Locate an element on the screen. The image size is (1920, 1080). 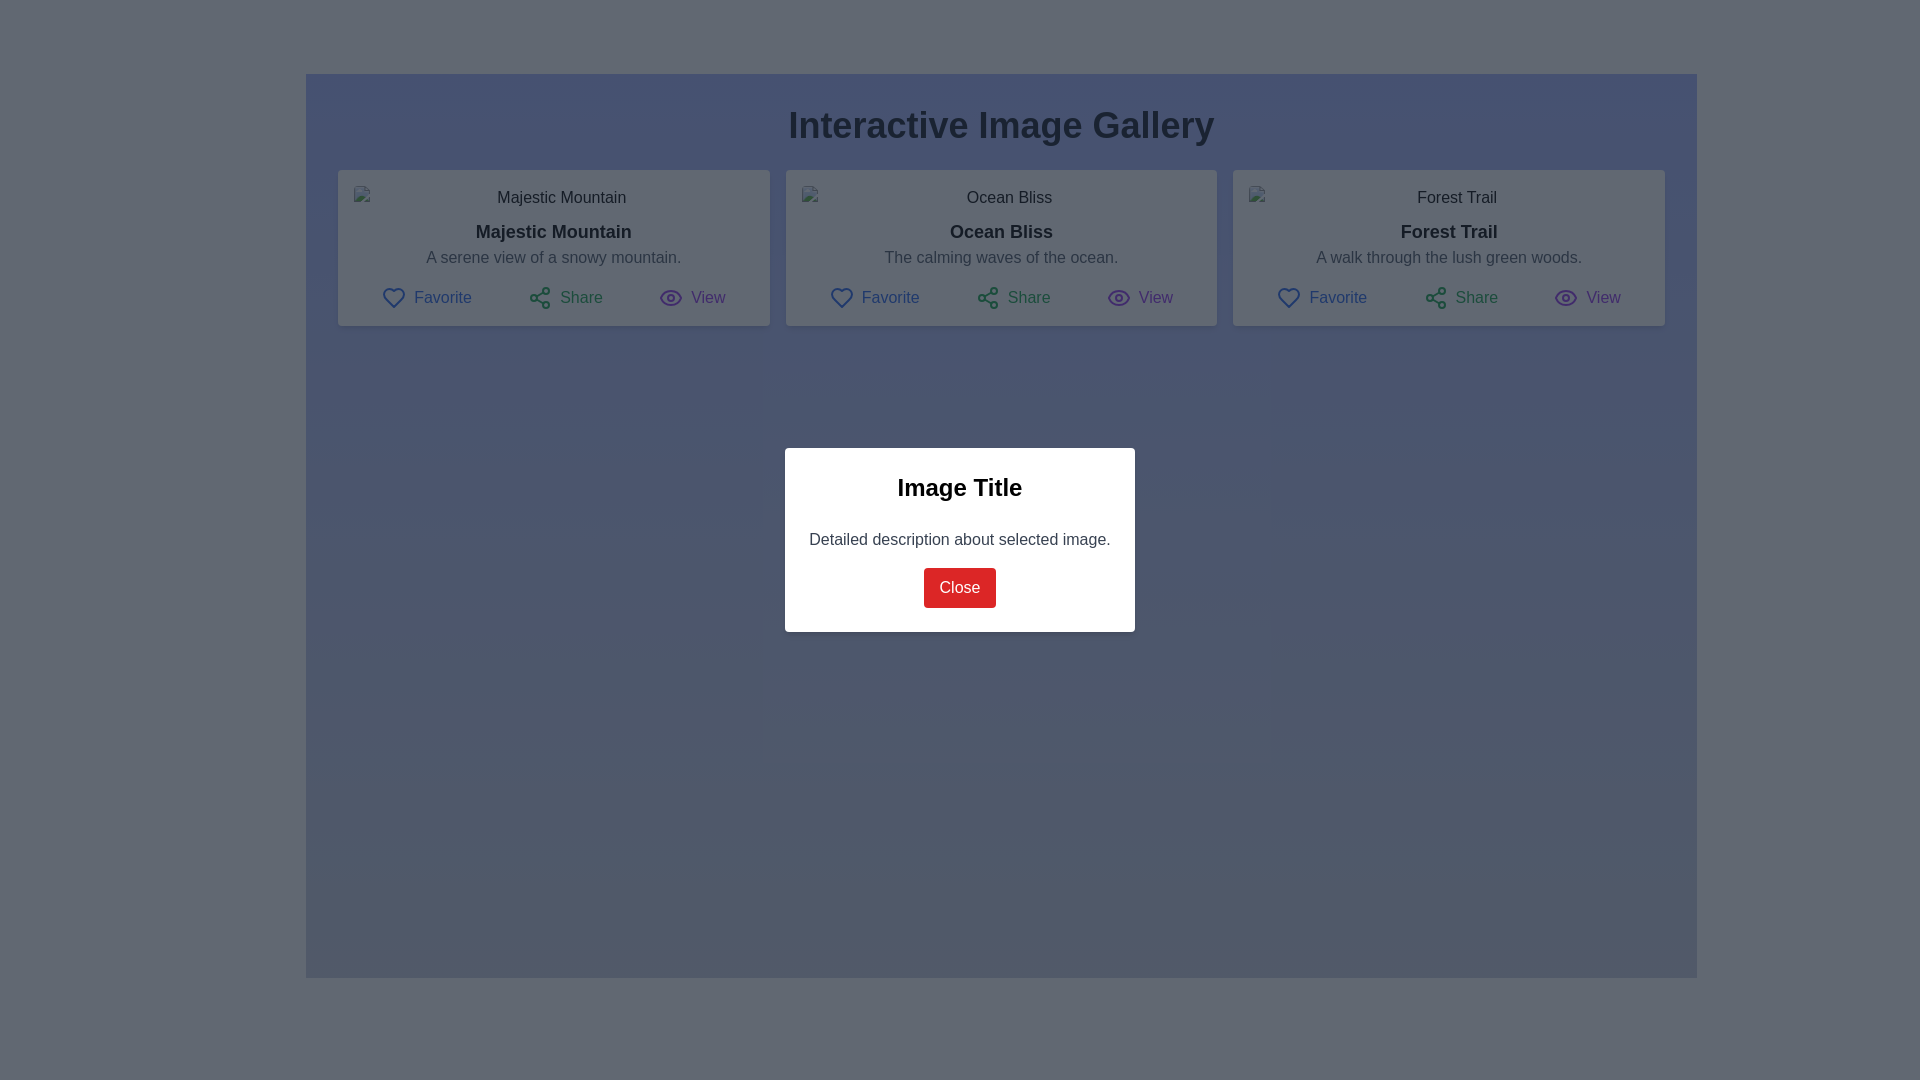
the blue heart icon button labeled 'Favorite' is located at coordinates (1321, 297).